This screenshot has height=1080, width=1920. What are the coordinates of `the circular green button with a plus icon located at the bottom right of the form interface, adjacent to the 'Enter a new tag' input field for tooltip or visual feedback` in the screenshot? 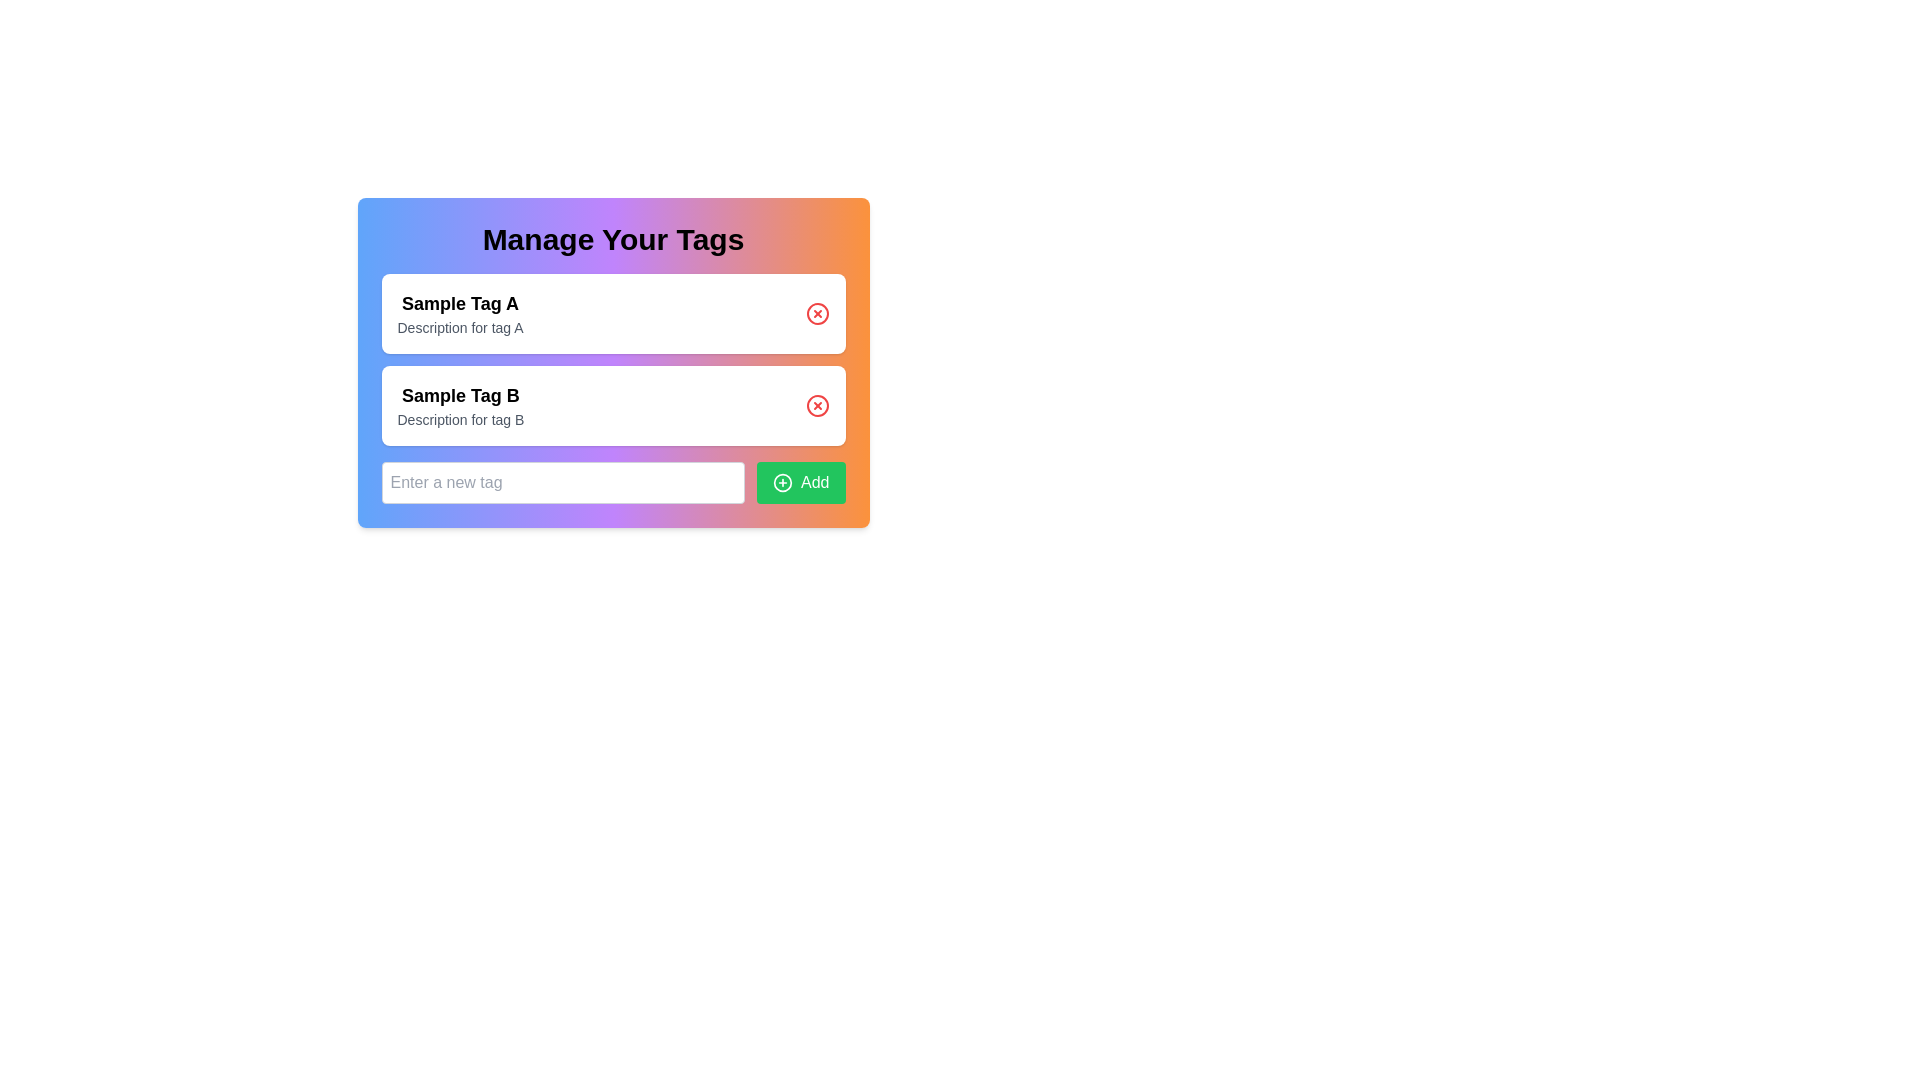 It's located at (781, 482).